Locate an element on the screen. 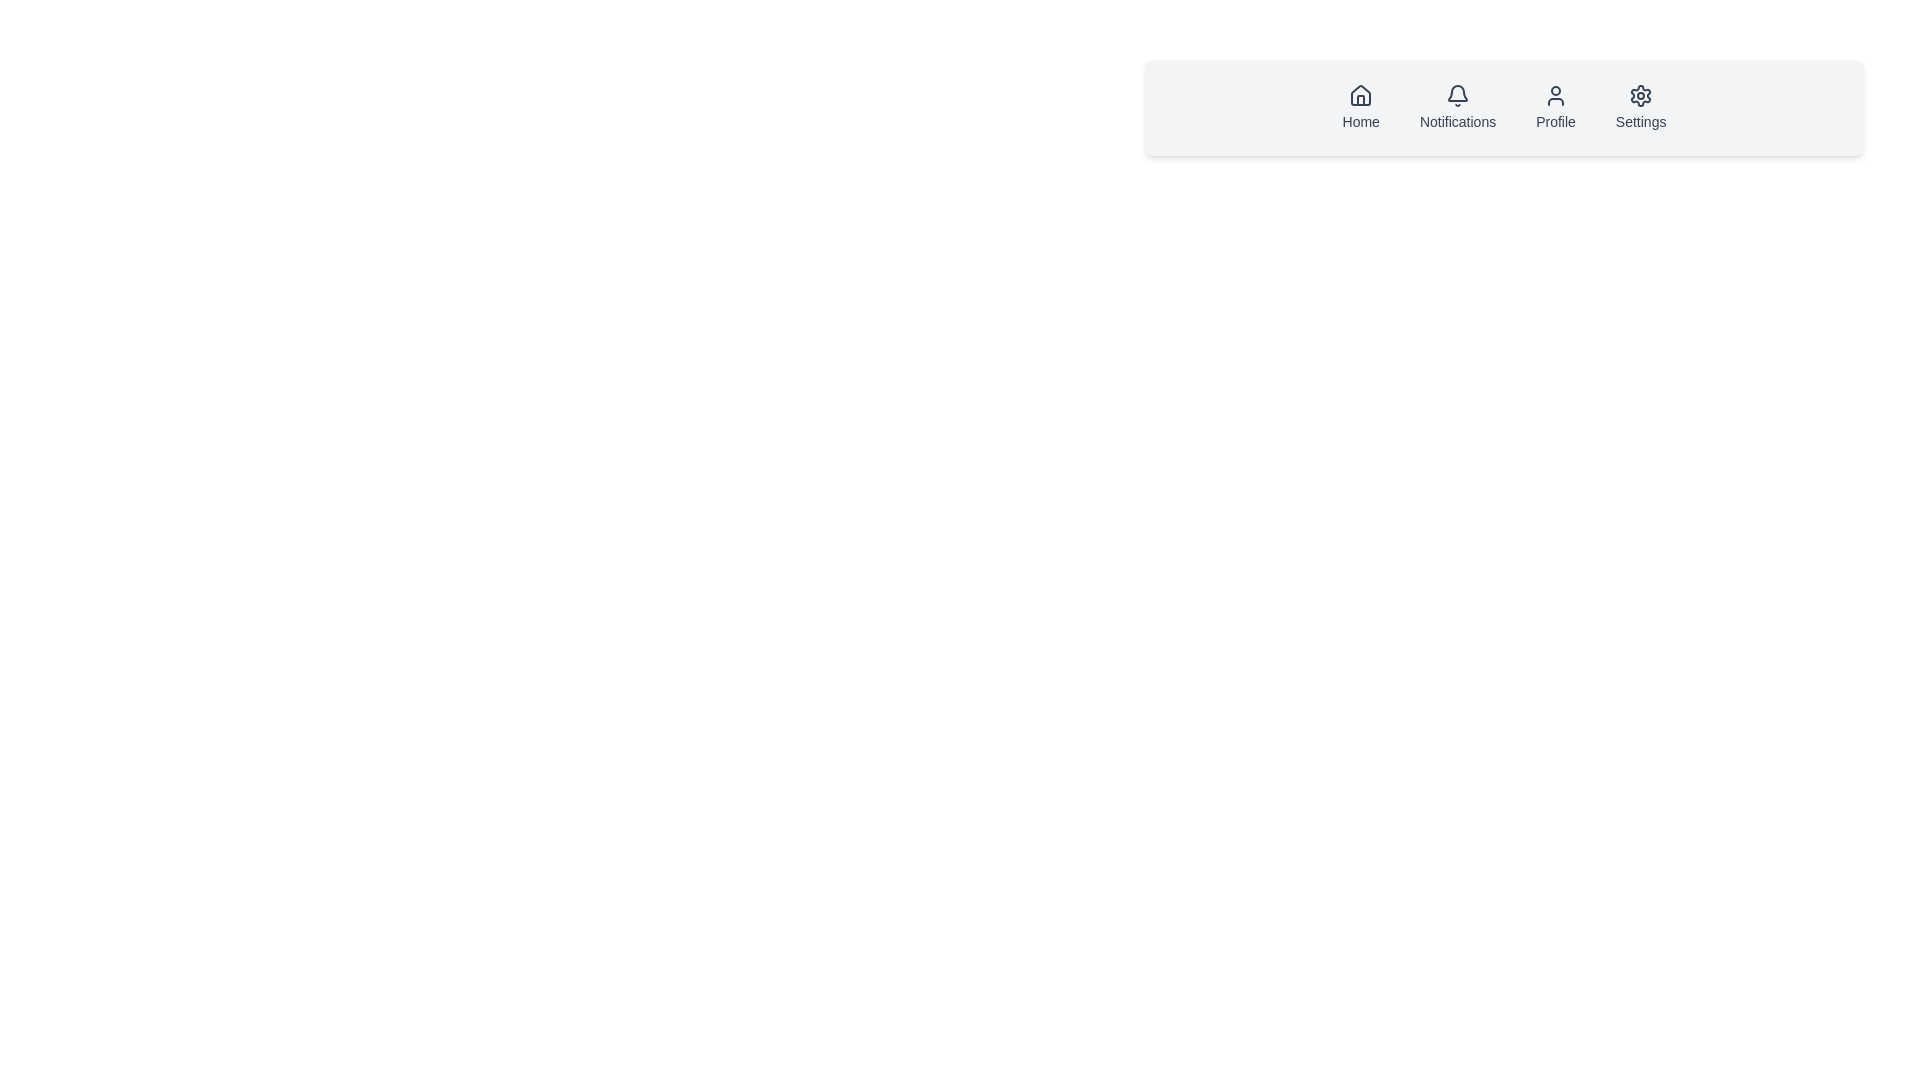  the 'Profile' button, which features a user profile icon above the text 'Profile' in dark gray, located in the navigation bar between 'Notifications' and 'Settings' is located at coordinates (1554, 108).